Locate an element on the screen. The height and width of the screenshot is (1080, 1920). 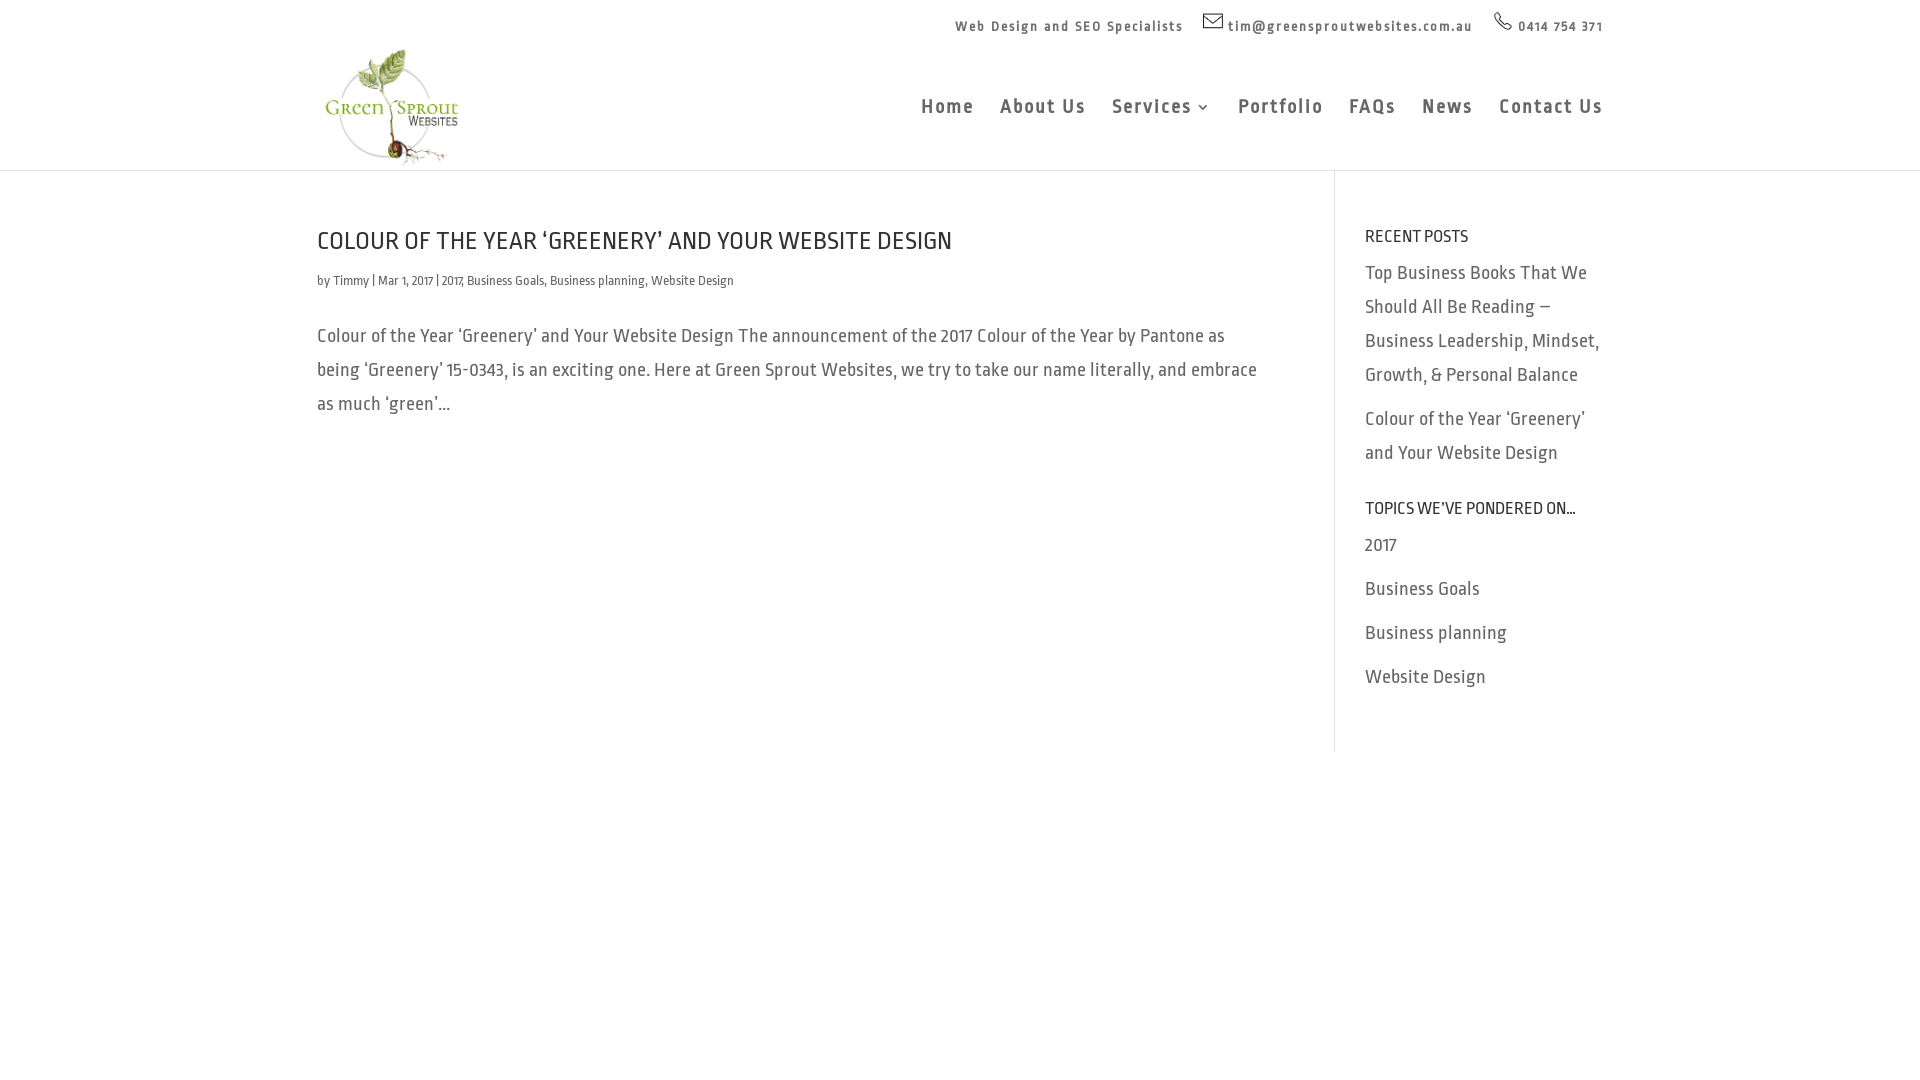
'Contact Us' is located at coordinates (1549, 135).